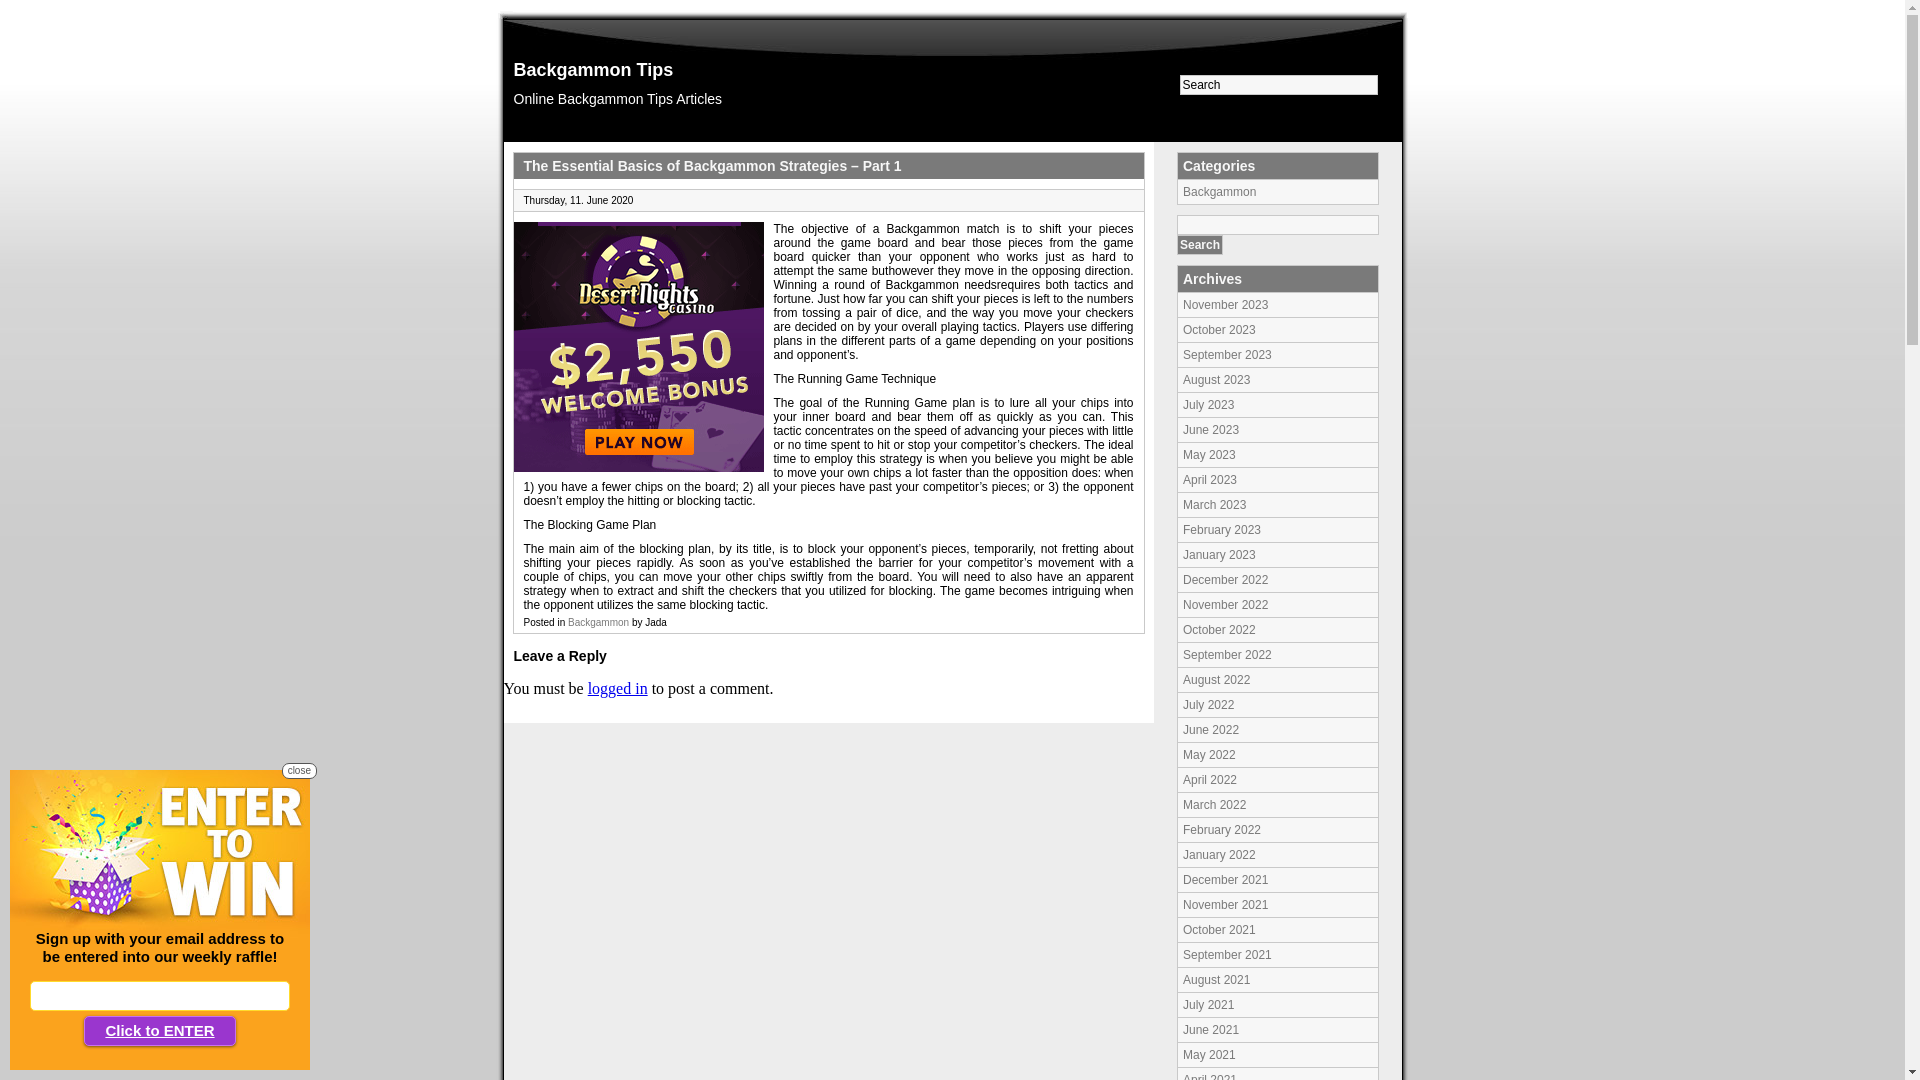 The width and height of the screenshot is (1920, 1080). Describe the element at coordinates (1208, 778) in the screenshot. I see `'April 2022'` at that location.